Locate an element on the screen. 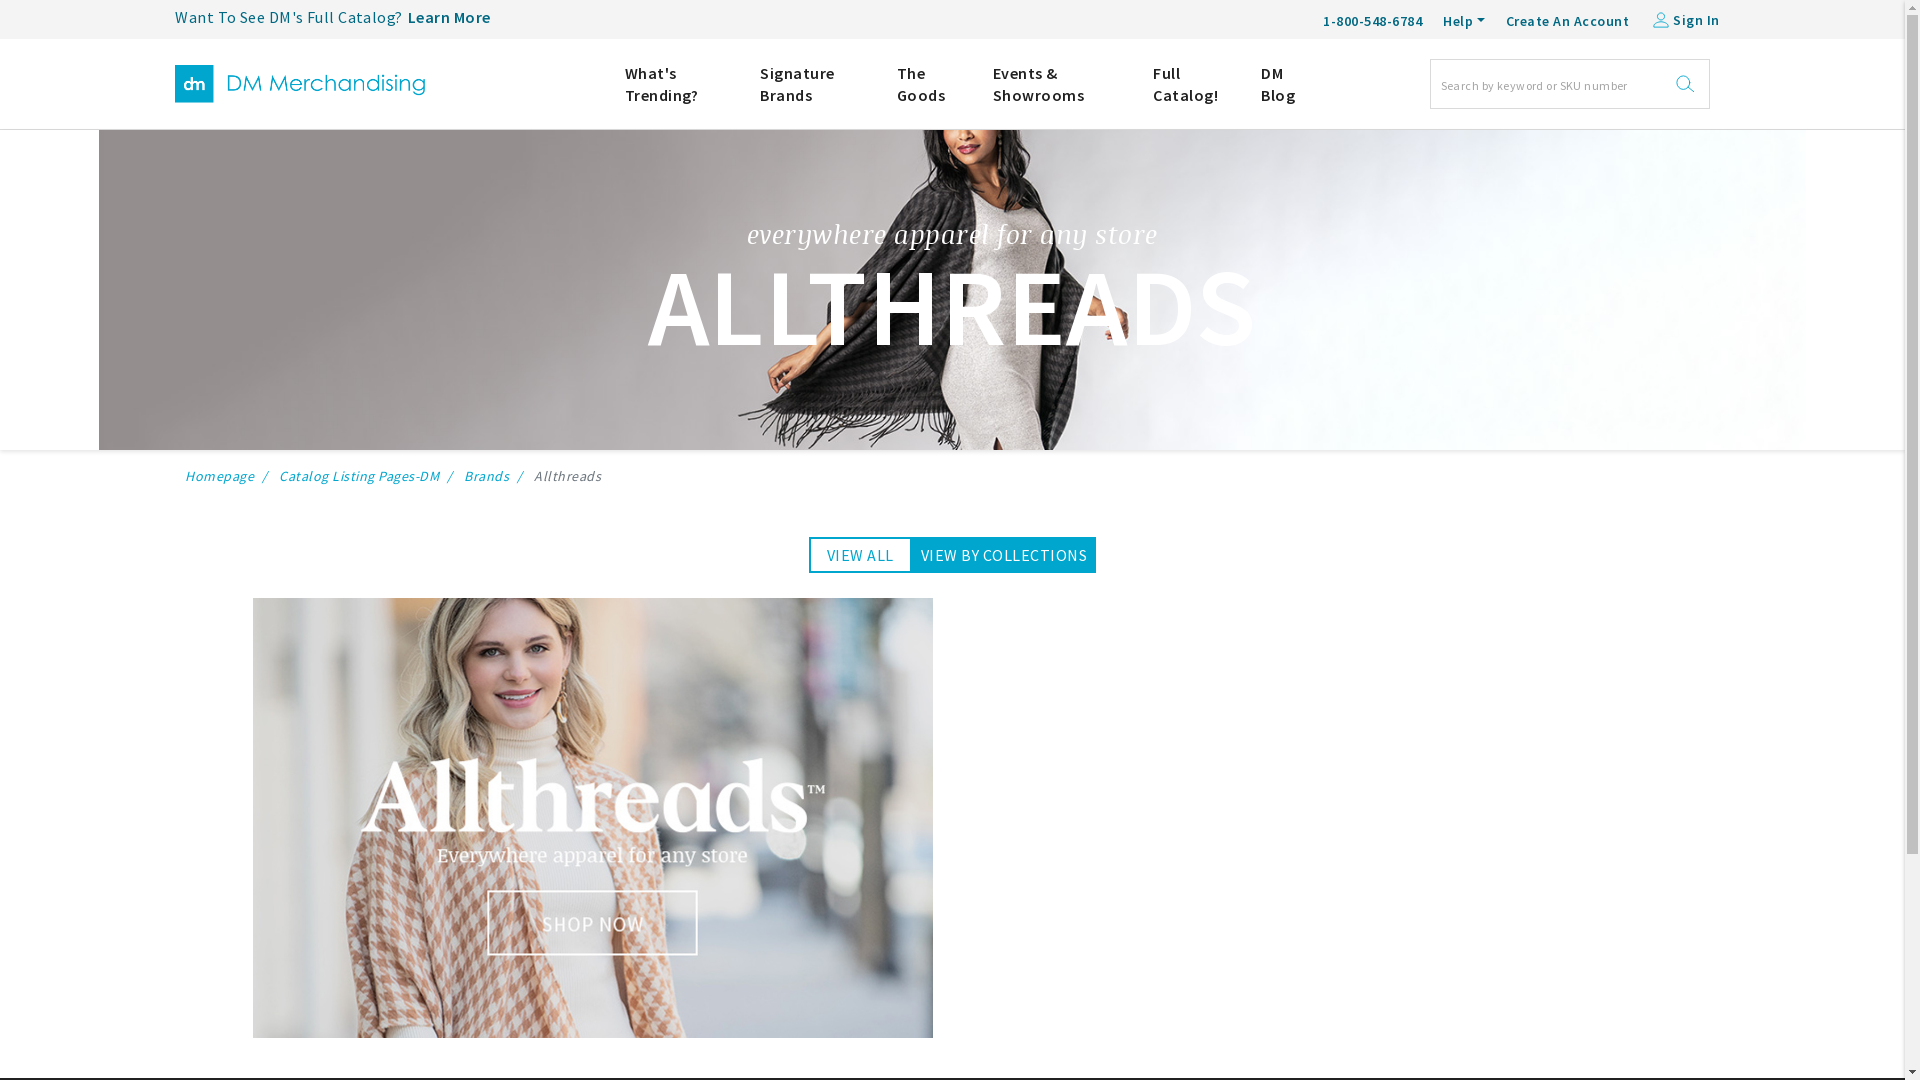 Image resolution: width=1920 pixels, height=1080 pixels. 'Create An Account' is located at coordinates (1506, 18).